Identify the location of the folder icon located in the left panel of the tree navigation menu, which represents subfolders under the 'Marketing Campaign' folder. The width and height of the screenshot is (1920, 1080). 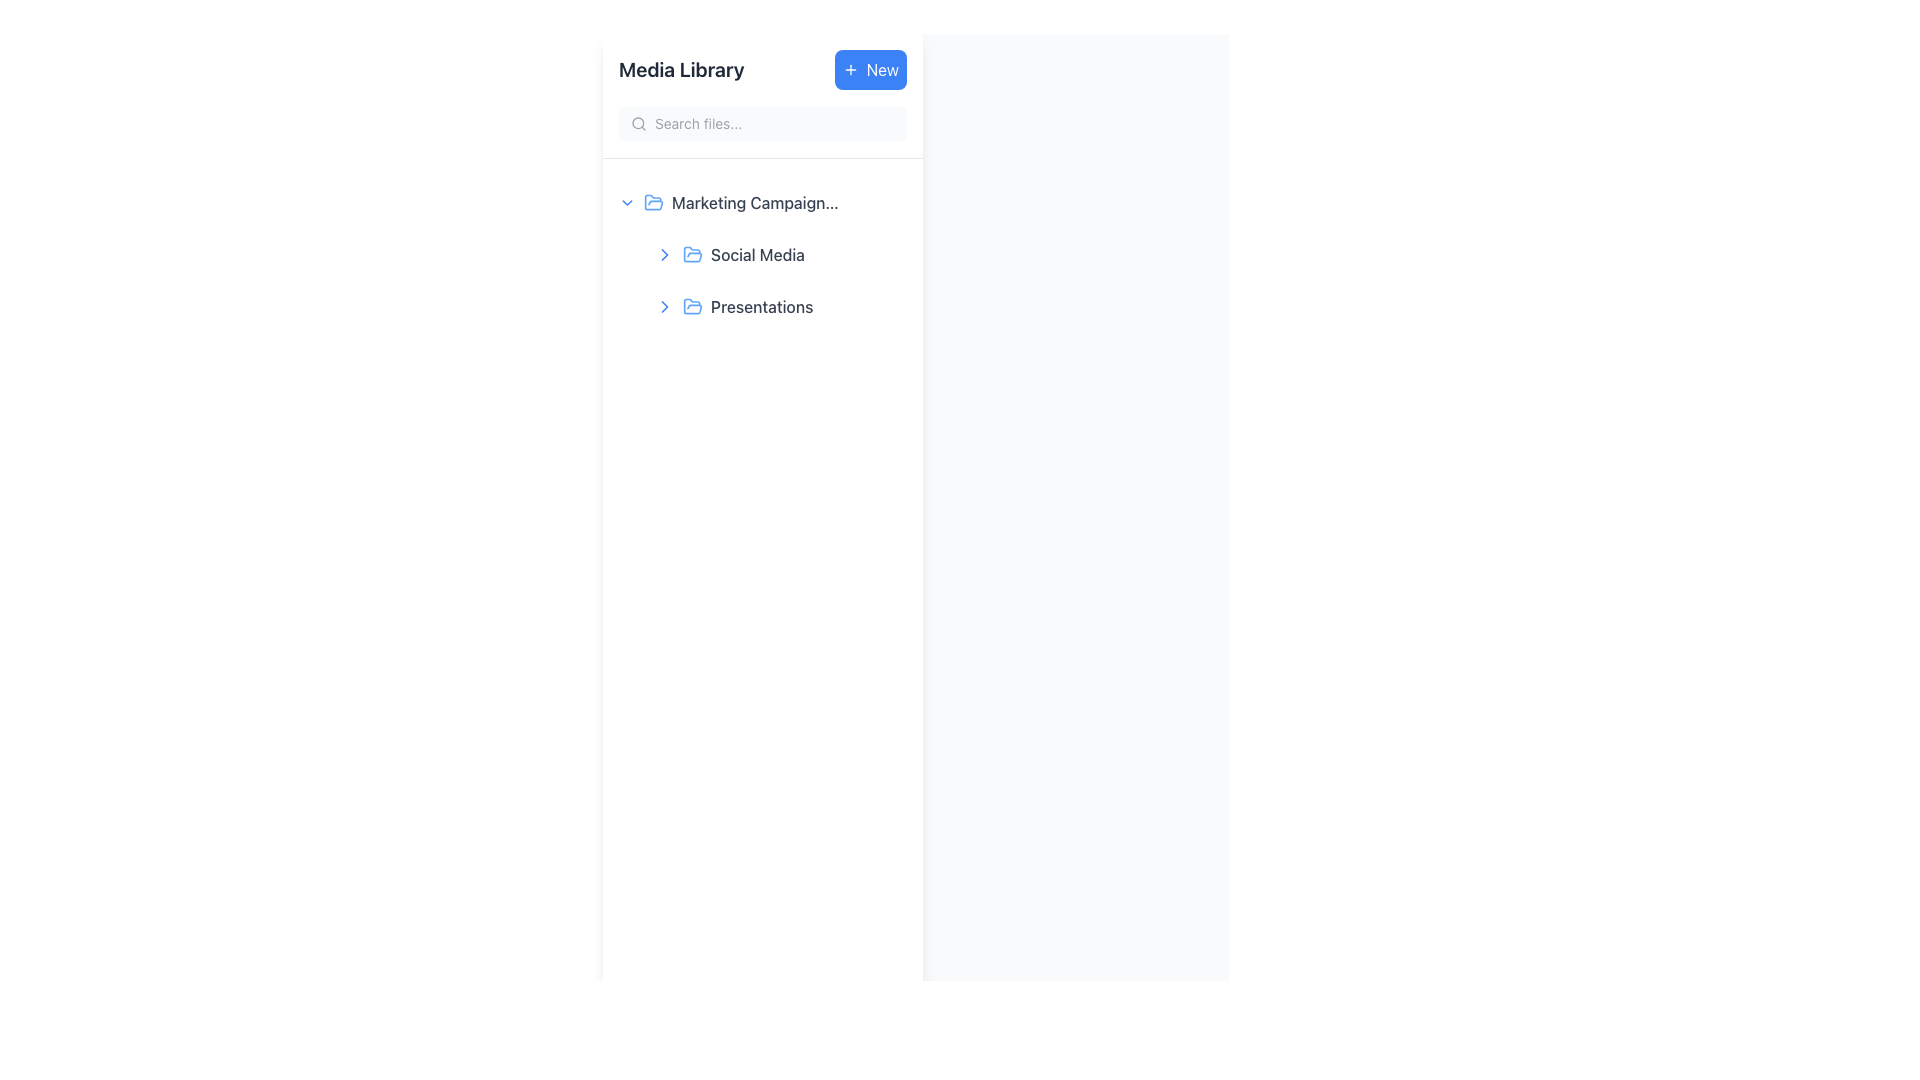
(653, 202).